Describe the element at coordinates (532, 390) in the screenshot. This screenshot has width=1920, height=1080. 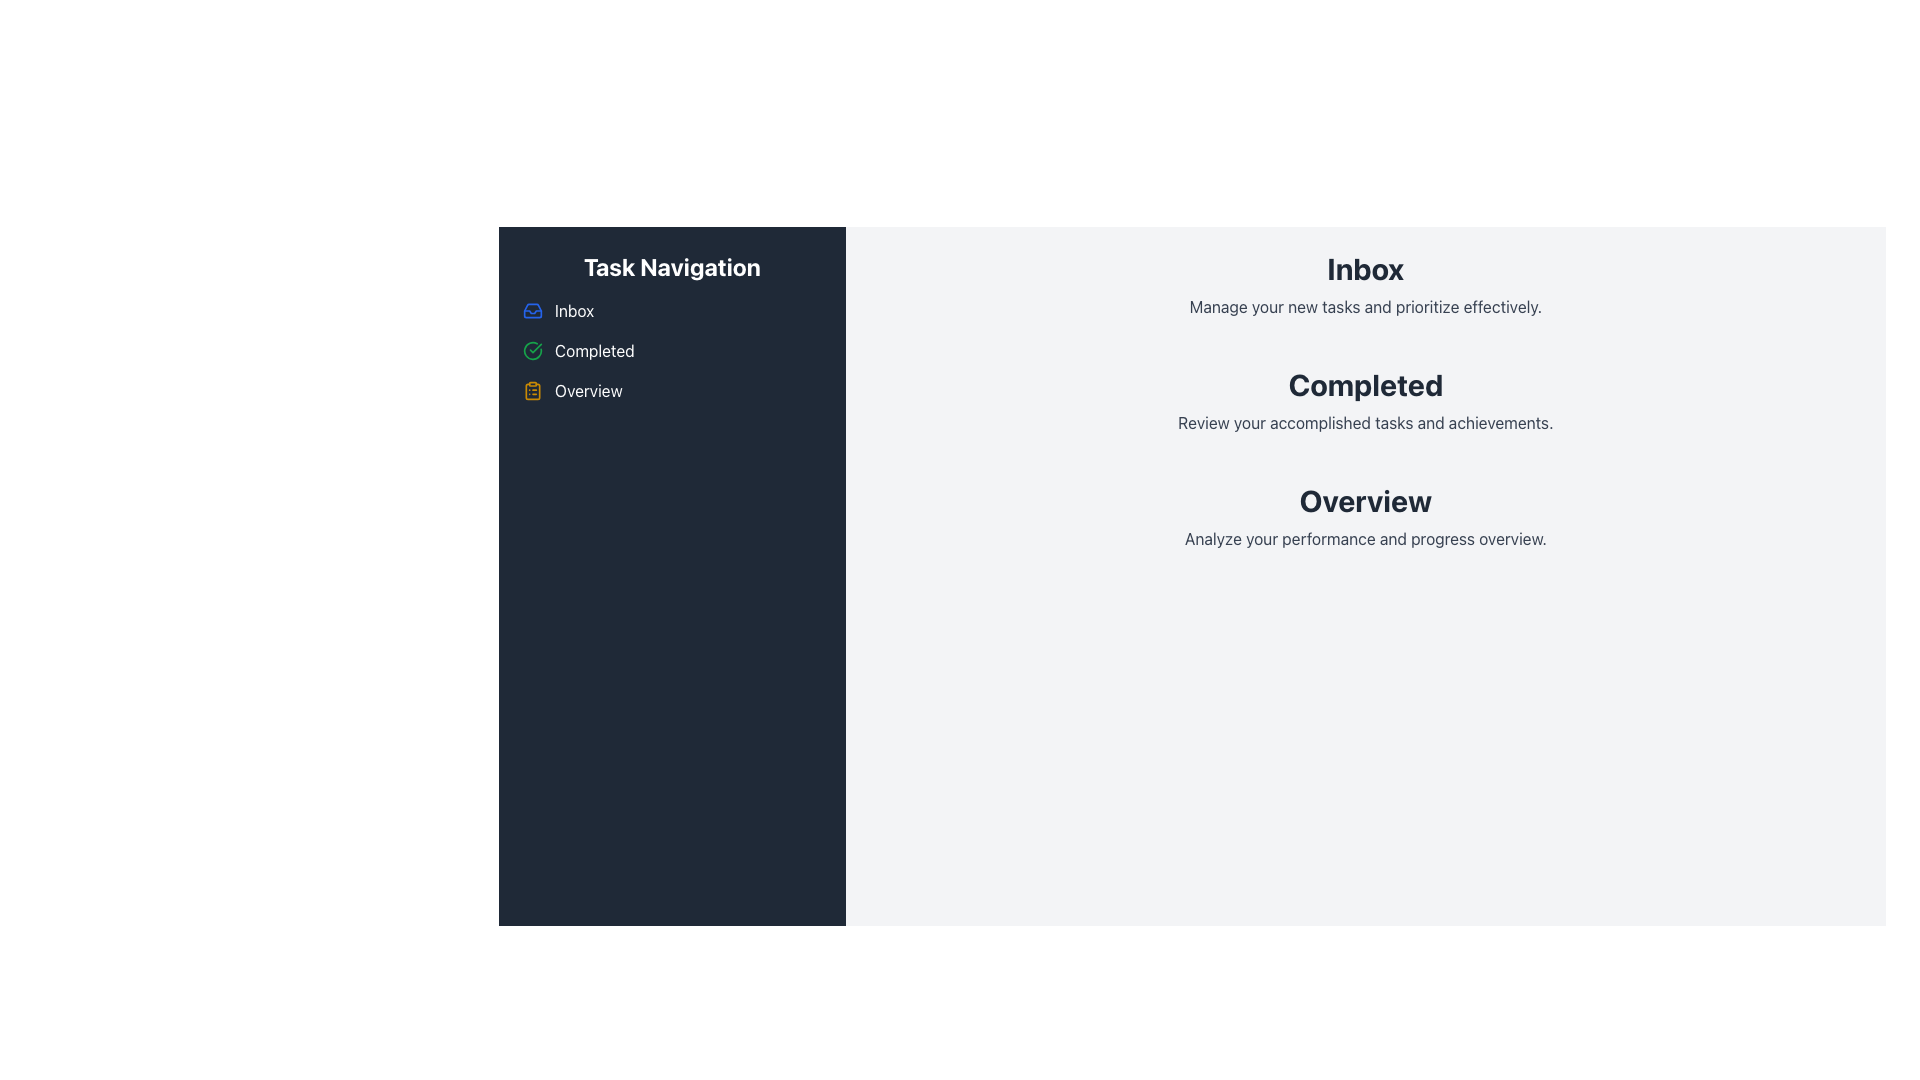
I see `the appearance of the small yellow clipboard-style icon for 'Overview' located under 'Task Navigation' in the left navigation panel` at that location.